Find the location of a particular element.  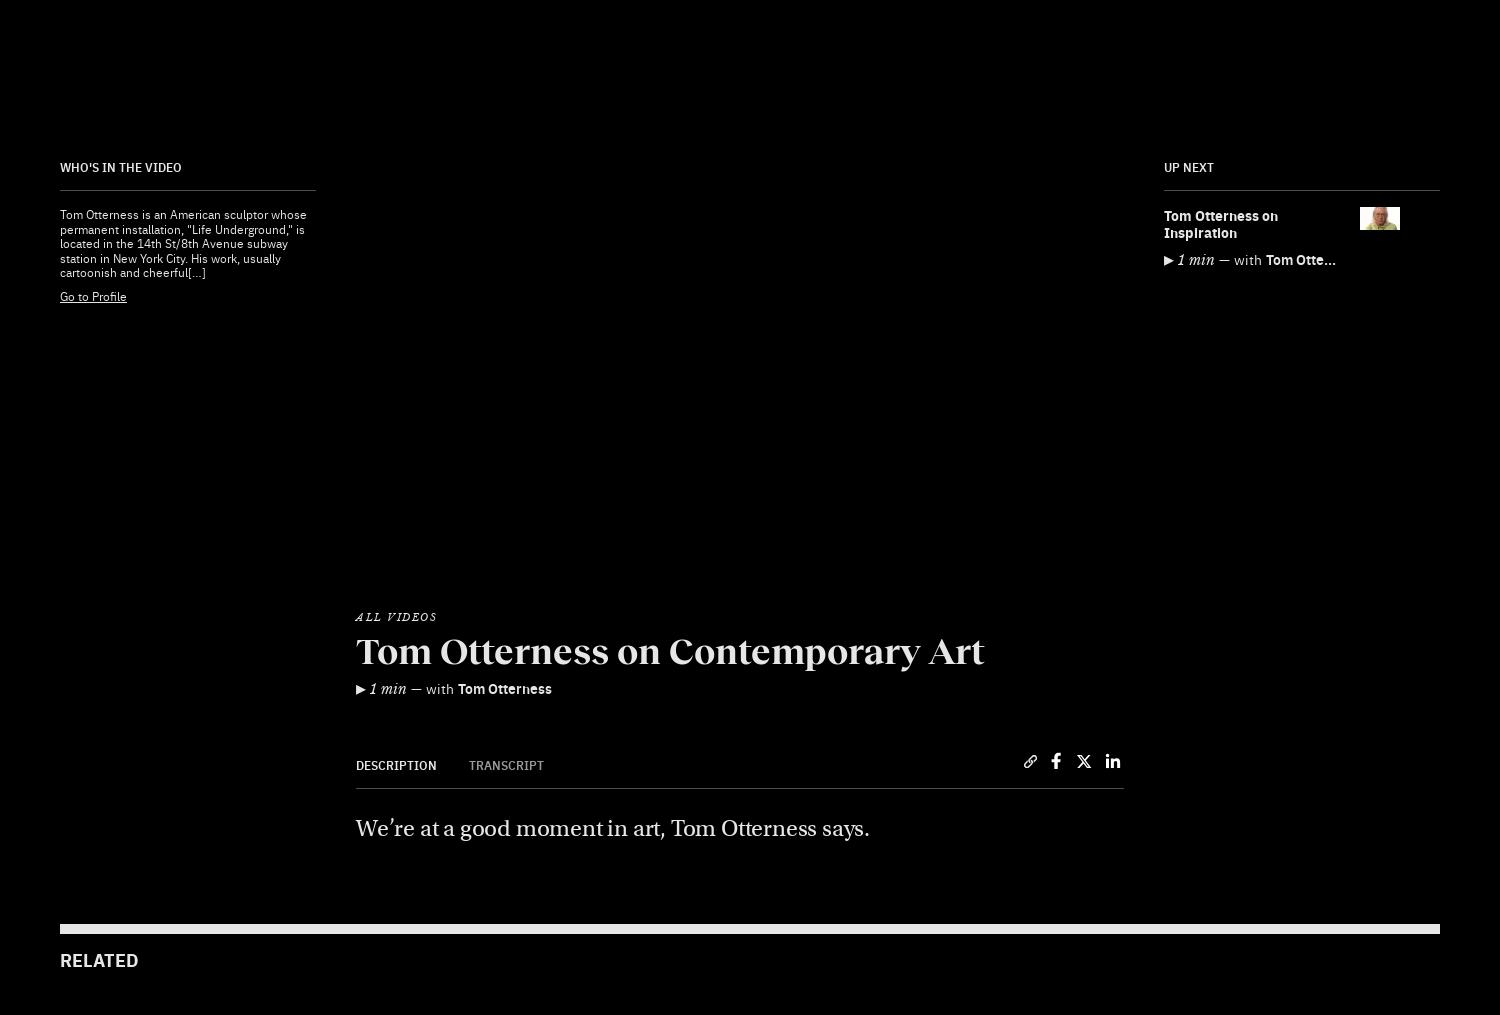

'Privacy Policy' is located at coordinates (485, 848).